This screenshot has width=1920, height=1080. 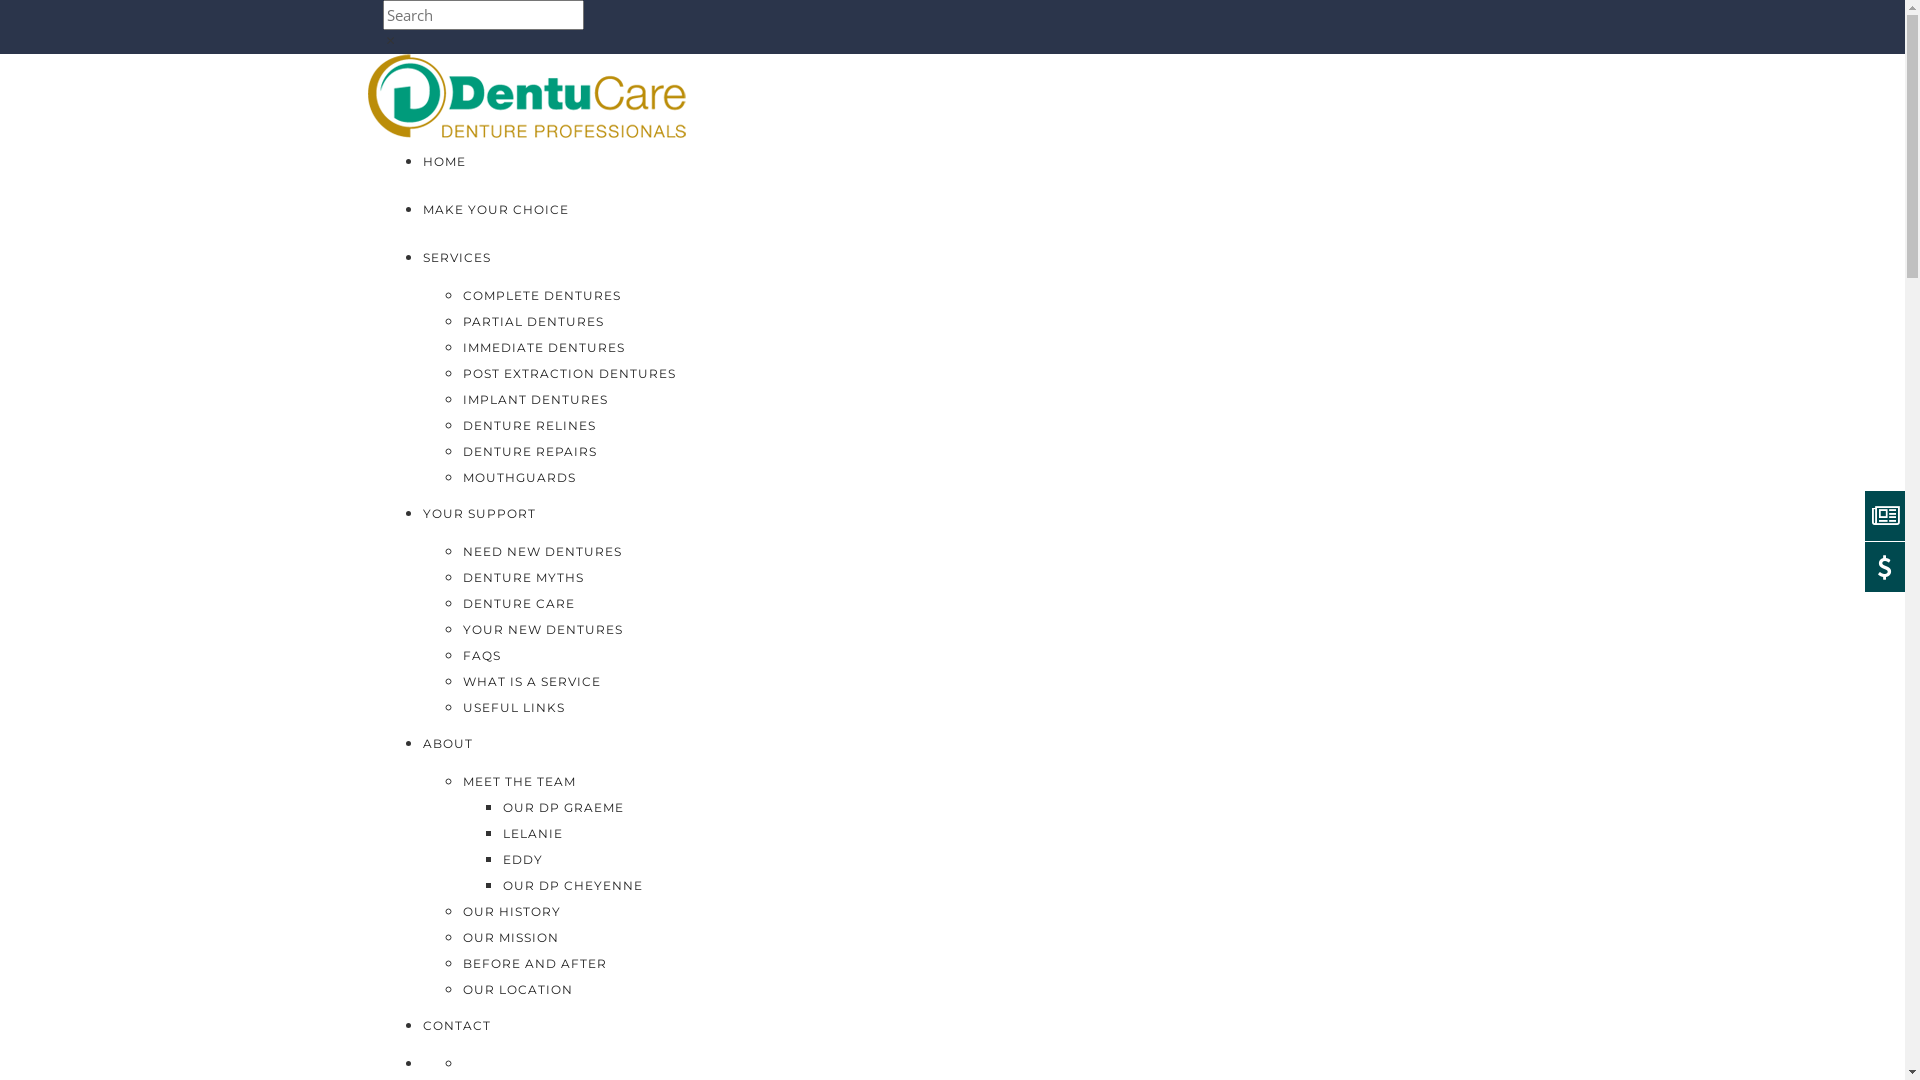 What do you see at coordinates (542, 346) in the screenshot?
I see `'IMMEDIATE DENTURES'` at bounding box center [542, 346].